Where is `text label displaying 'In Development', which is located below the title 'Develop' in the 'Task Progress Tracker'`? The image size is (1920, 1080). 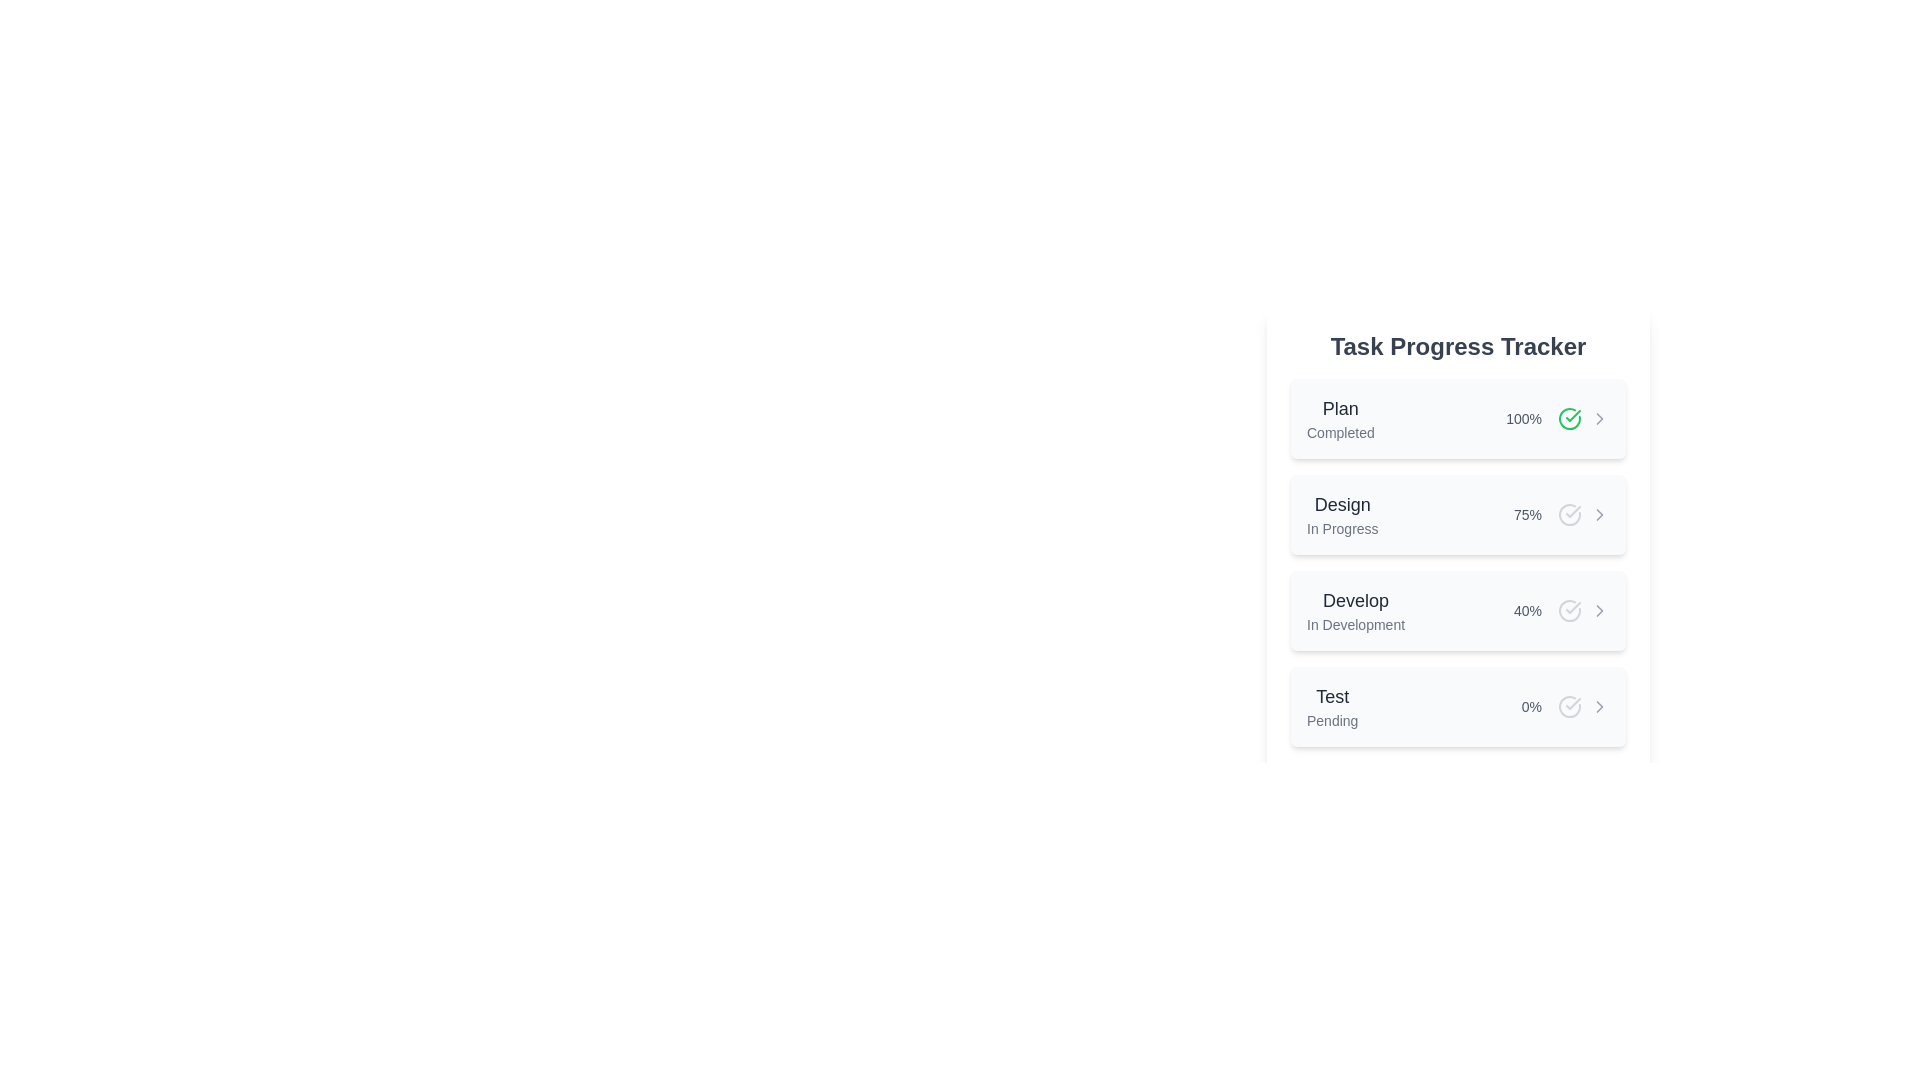 text label displaying 'In Development', which is located below the title 'Develop' in the 'Task Progress Tracker' is located at coordinates (1356, 623).